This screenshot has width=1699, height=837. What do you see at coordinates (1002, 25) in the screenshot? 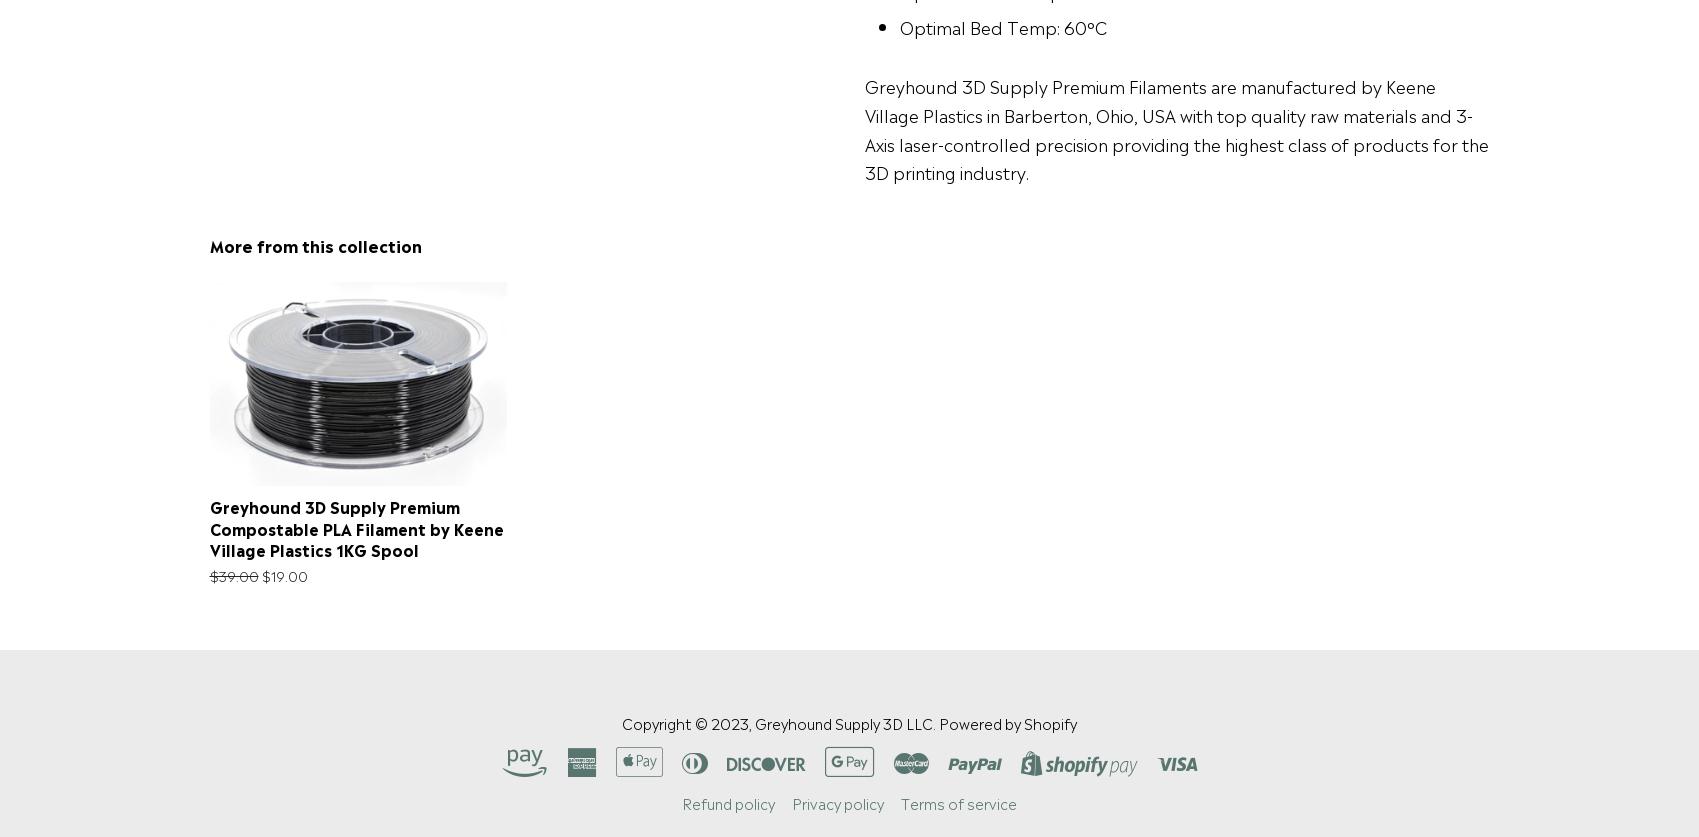
I see `'Optimal Bed Temp: 60°C'` at bounding box center [1002, 25].